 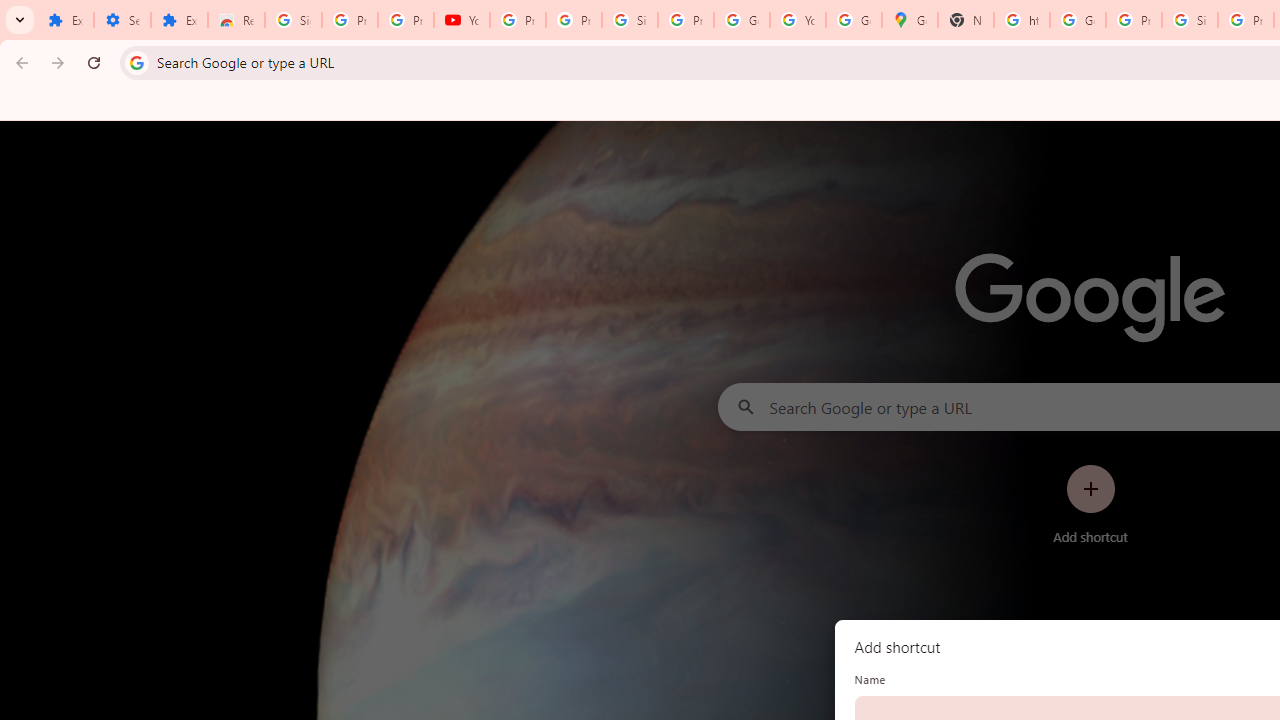 I want to click on 'Sign in - Google Accounts', so click(x=1190, y=20).